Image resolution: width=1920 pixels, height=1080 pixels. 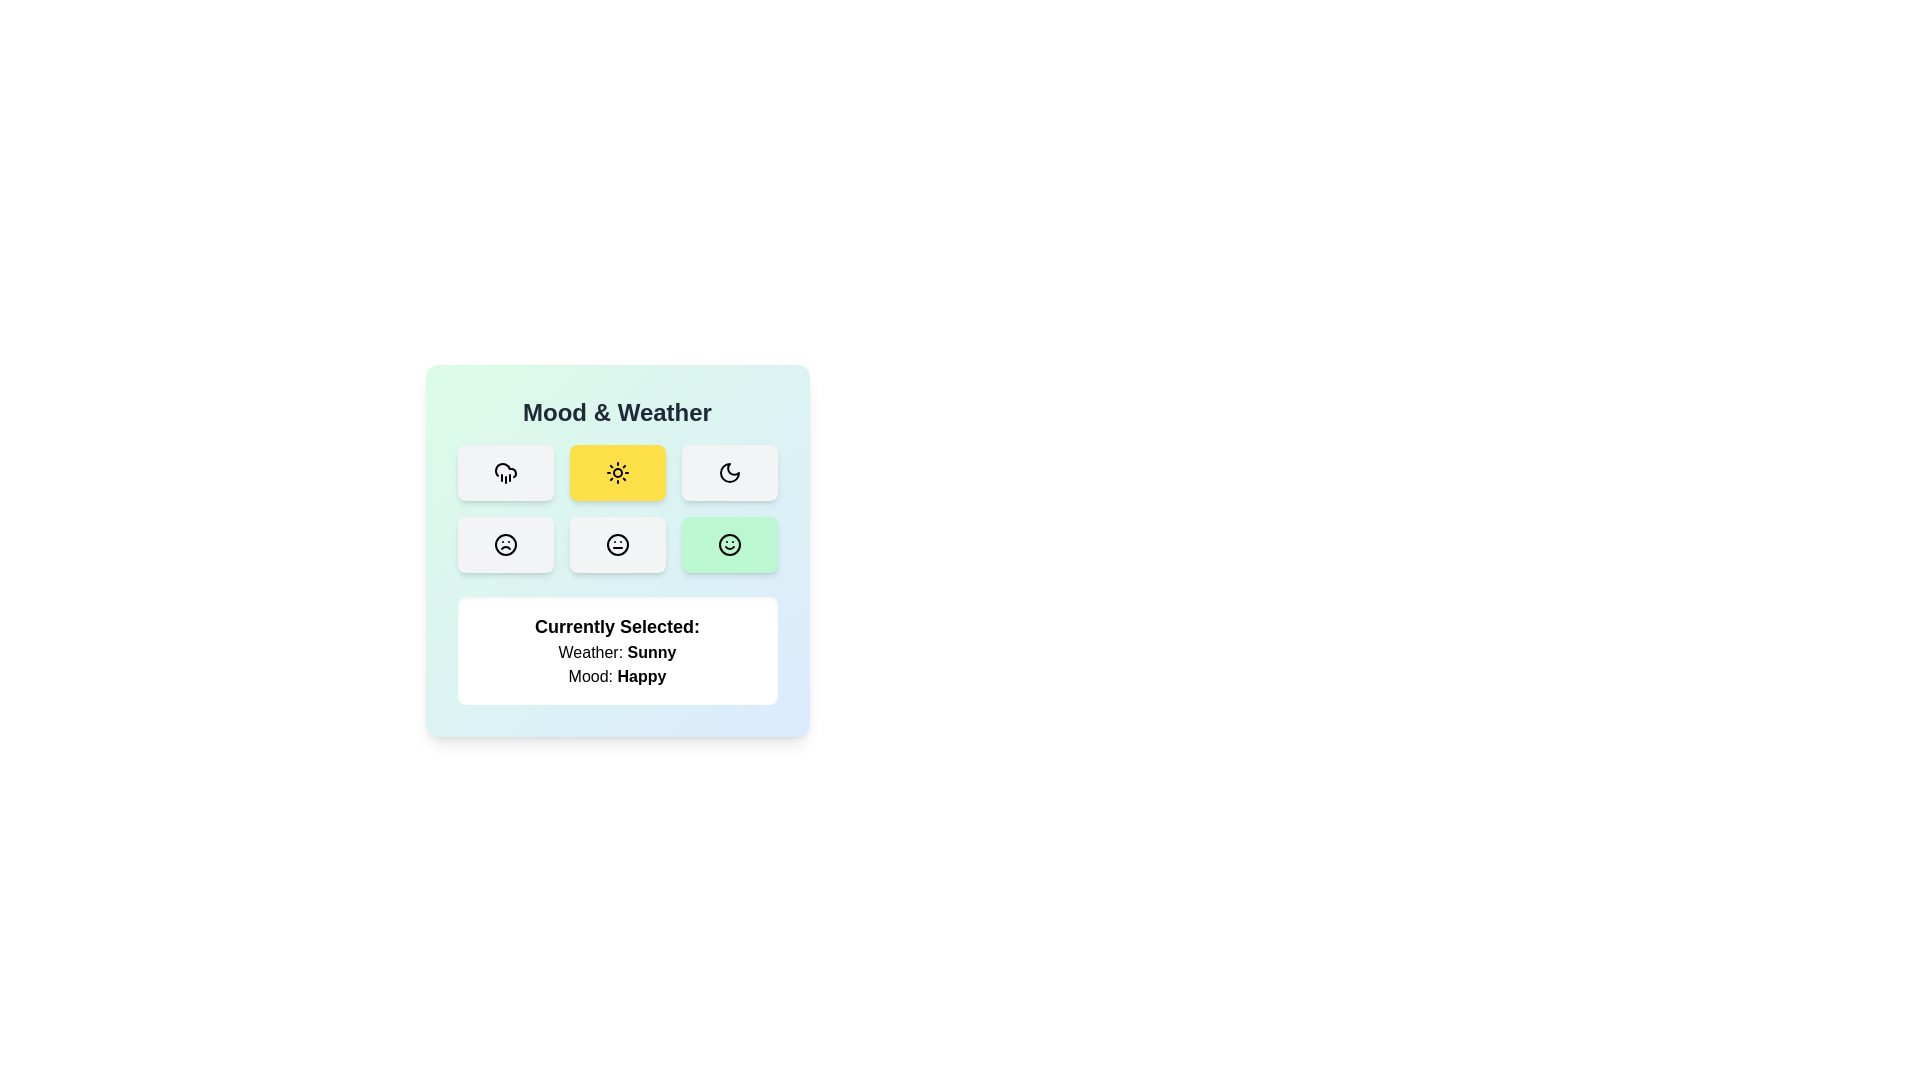 I want to click on the moon icon button, which is a minimalist outline design with a crescent shape, located in the top-right corner of the grid of six icons, so click(x=728, y=473).